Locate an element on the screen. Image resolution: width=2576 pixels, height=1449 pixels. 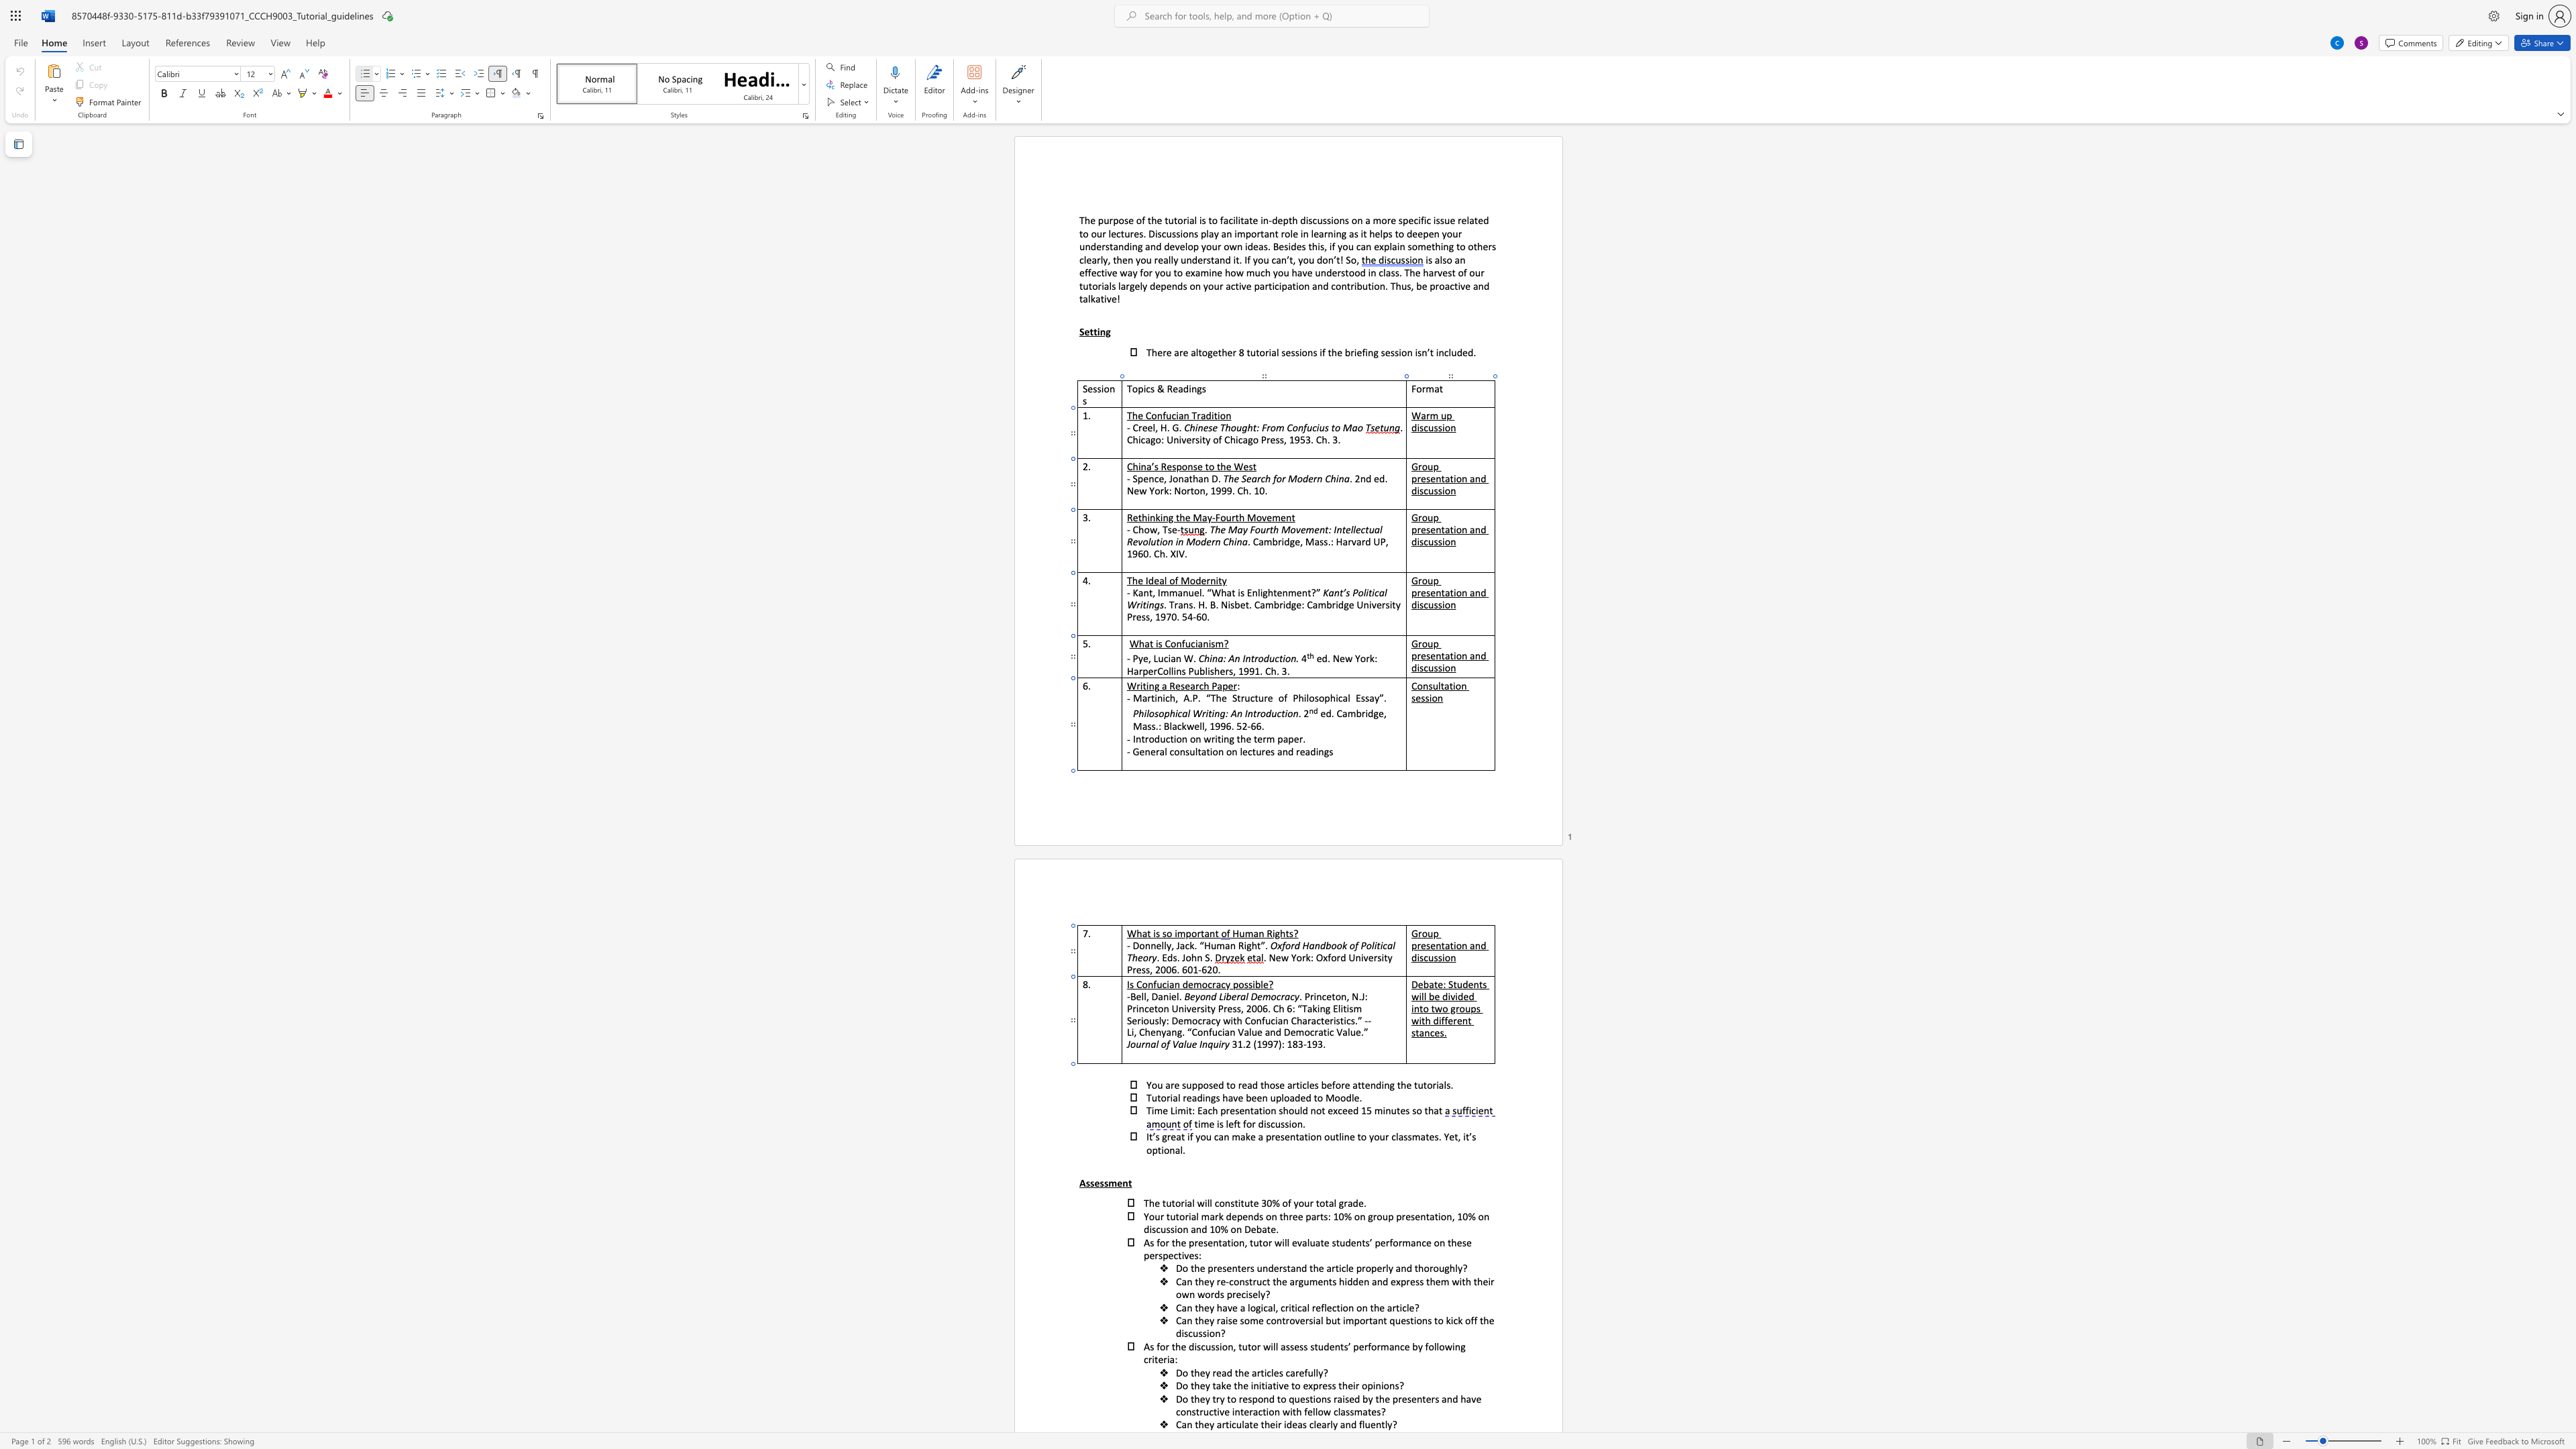
the 1th character "t" in the text is located at coordinates (1129, 1182).